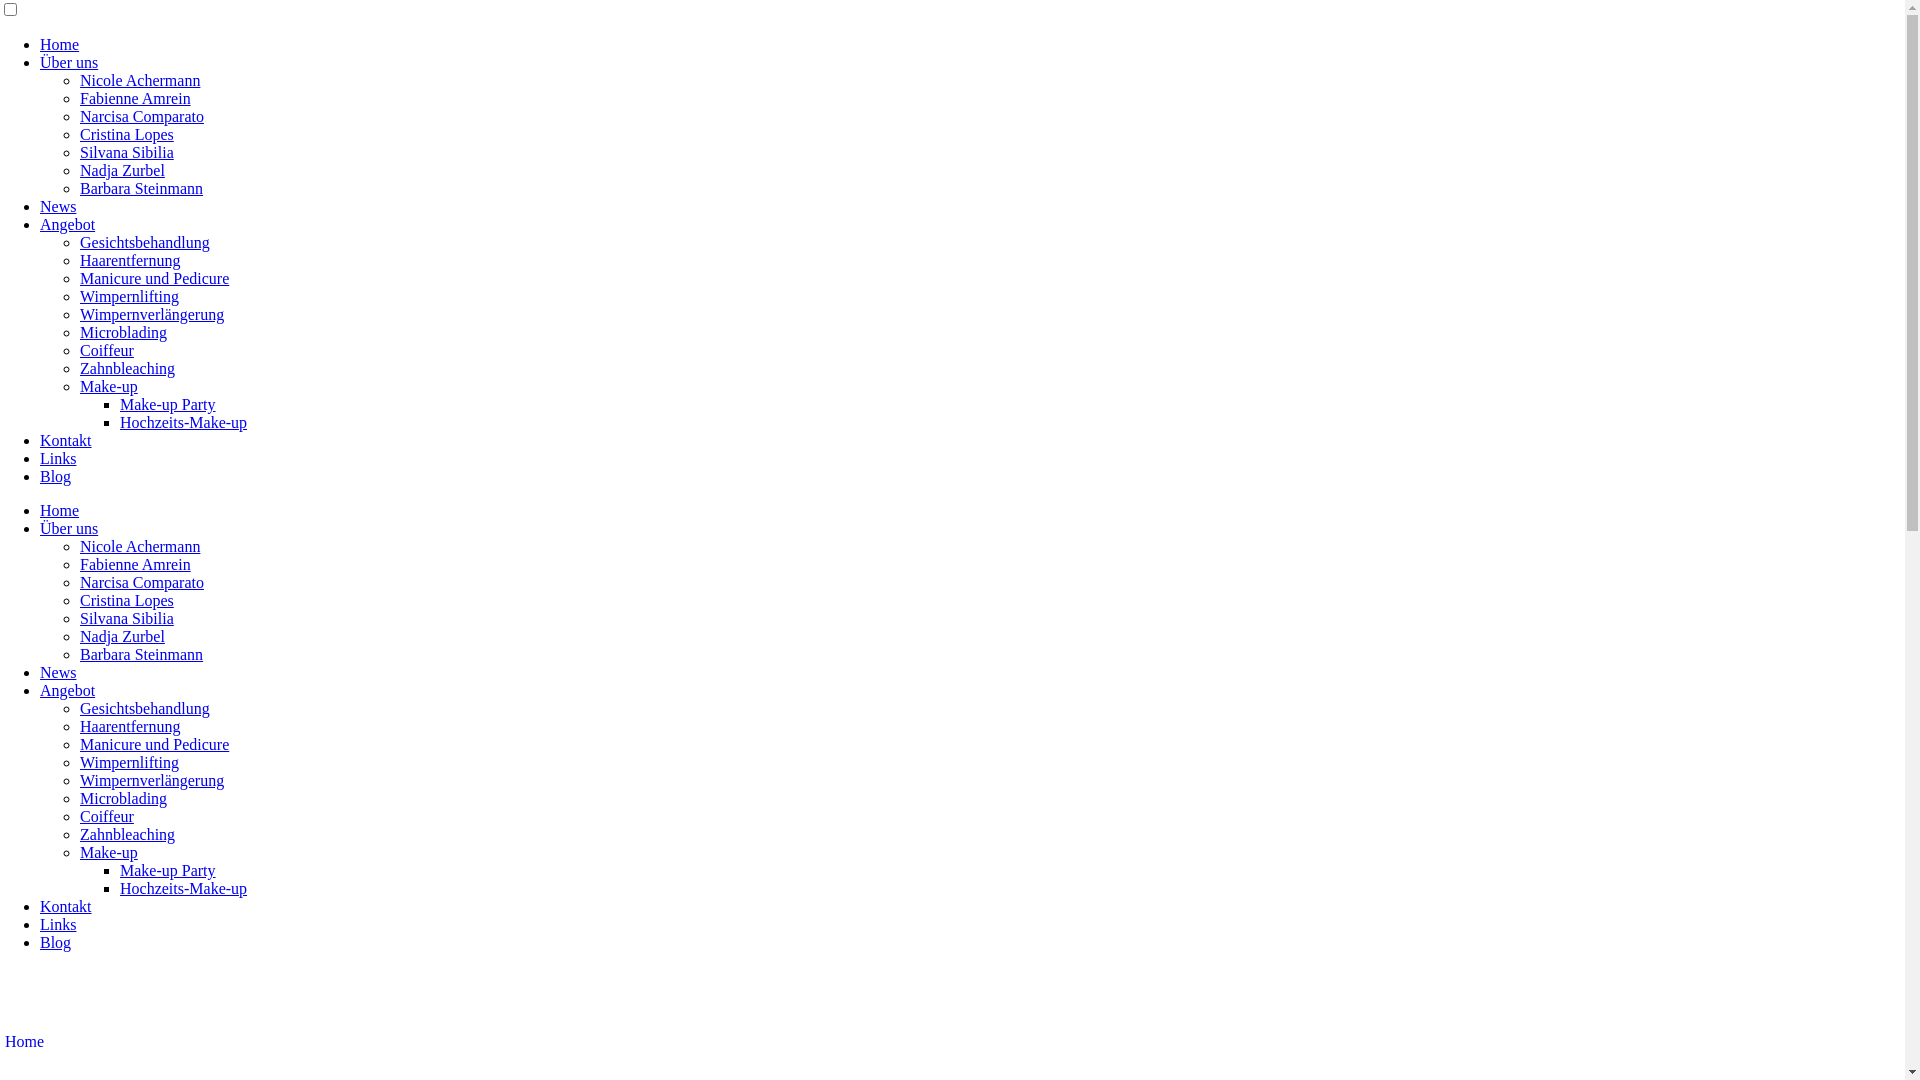 The image size is (1920, 1080). What do you see at coordinates (168, 404) in the screenshot?
I see `'Make-up Party'` at bounding box center [168, 404].